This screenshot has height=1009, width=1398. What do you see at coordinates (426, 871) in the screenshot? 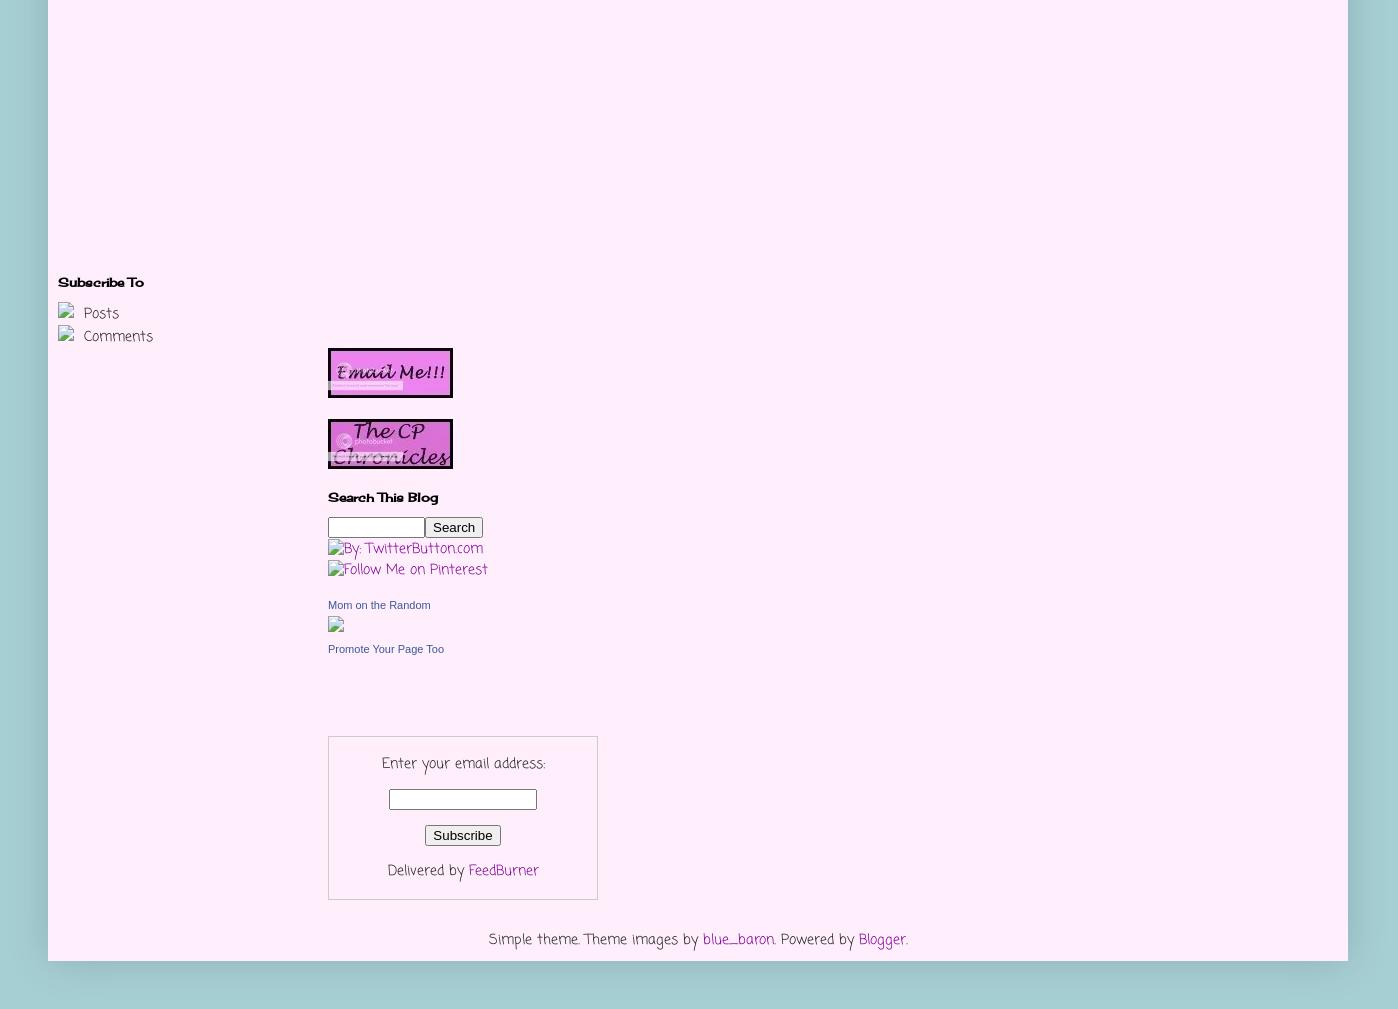
I see `'Delivered by'` at bounding box center [426, 871].